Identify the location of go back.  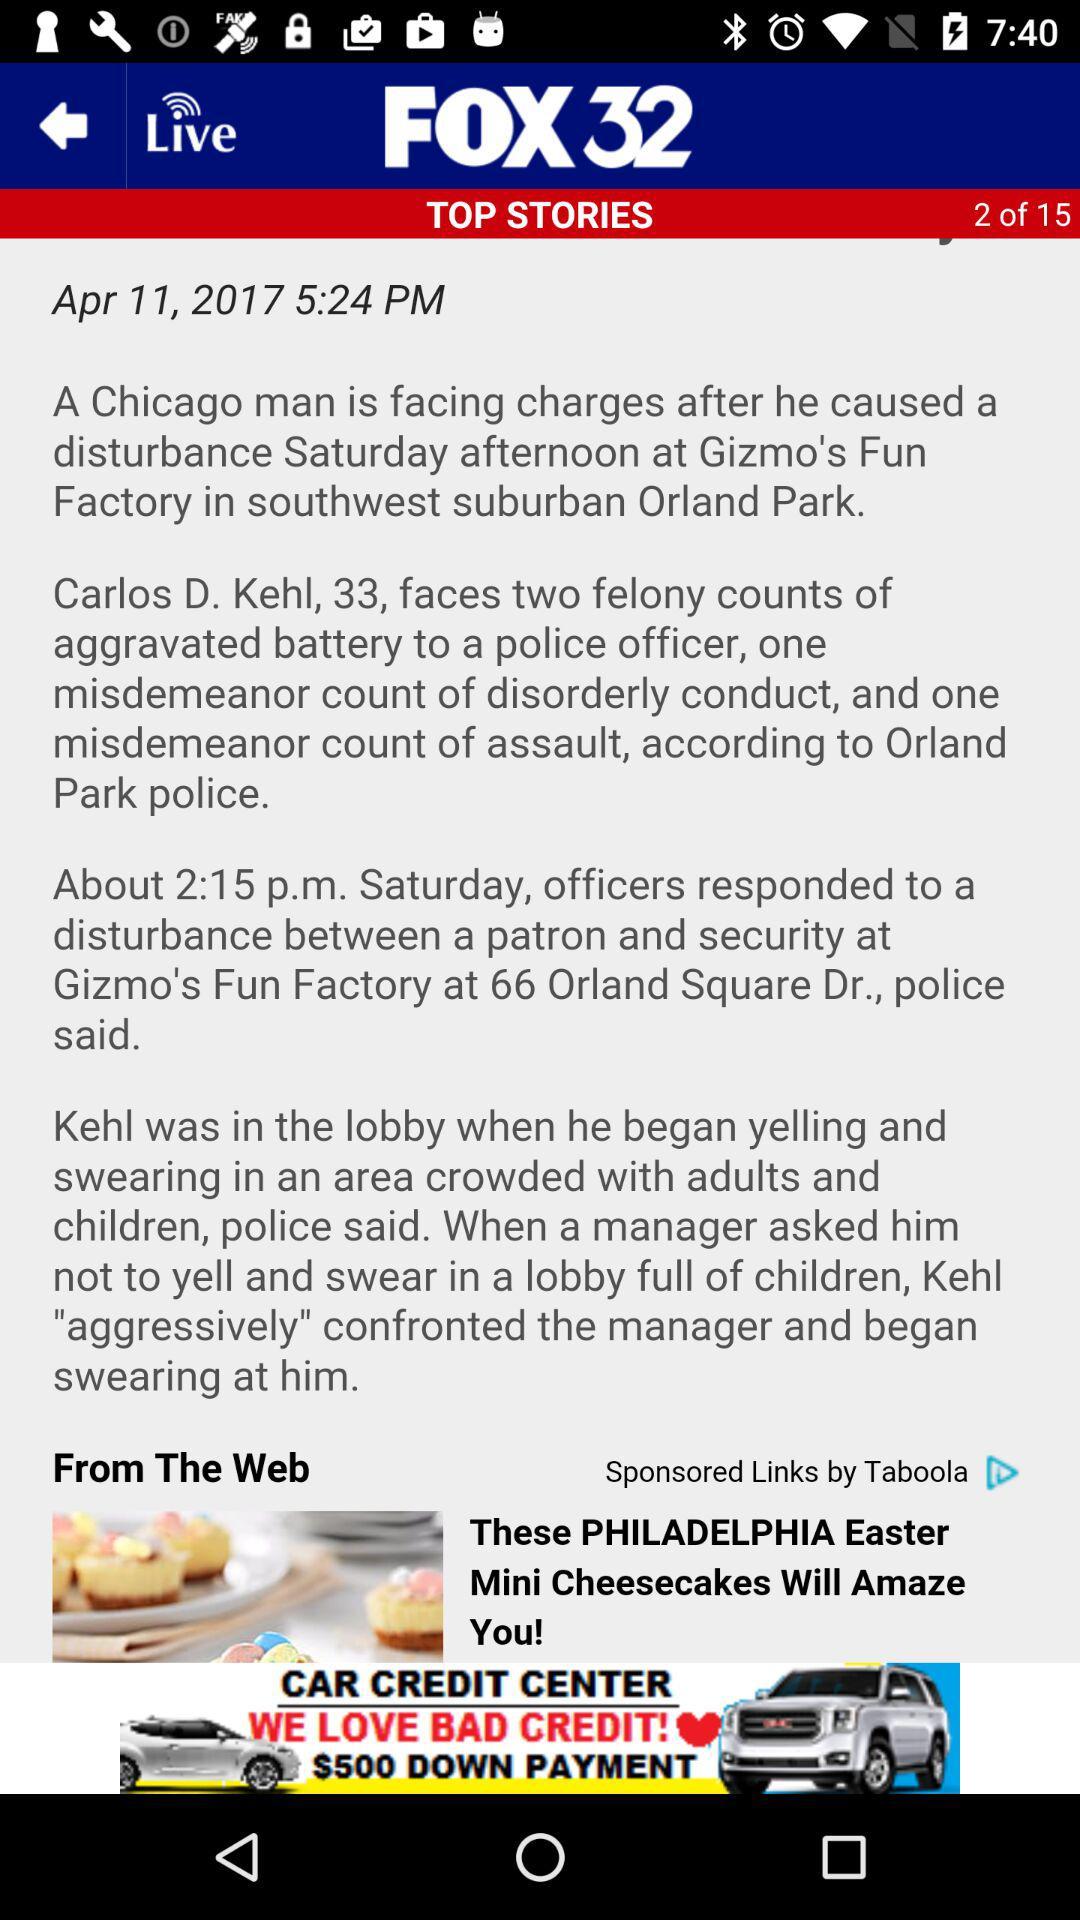
(61, 124).